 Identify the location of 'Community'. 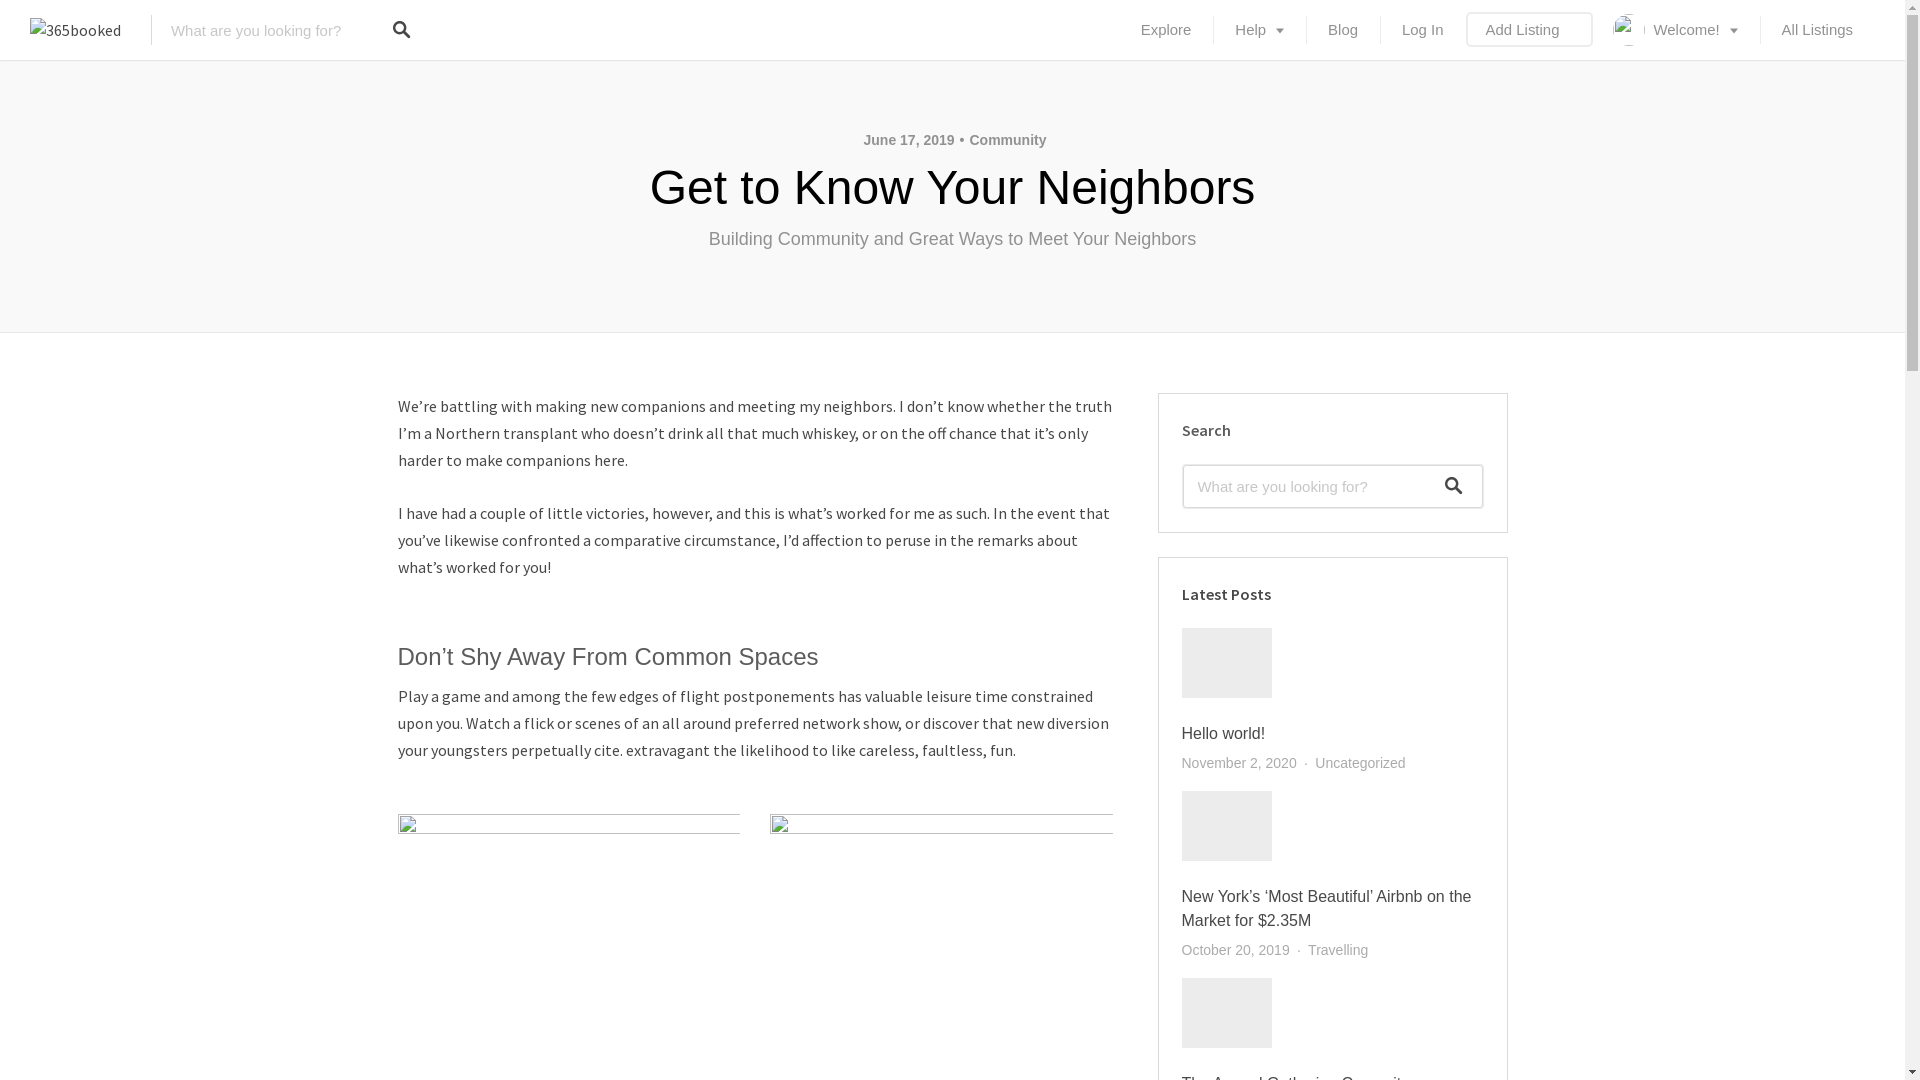
(1003, 138).